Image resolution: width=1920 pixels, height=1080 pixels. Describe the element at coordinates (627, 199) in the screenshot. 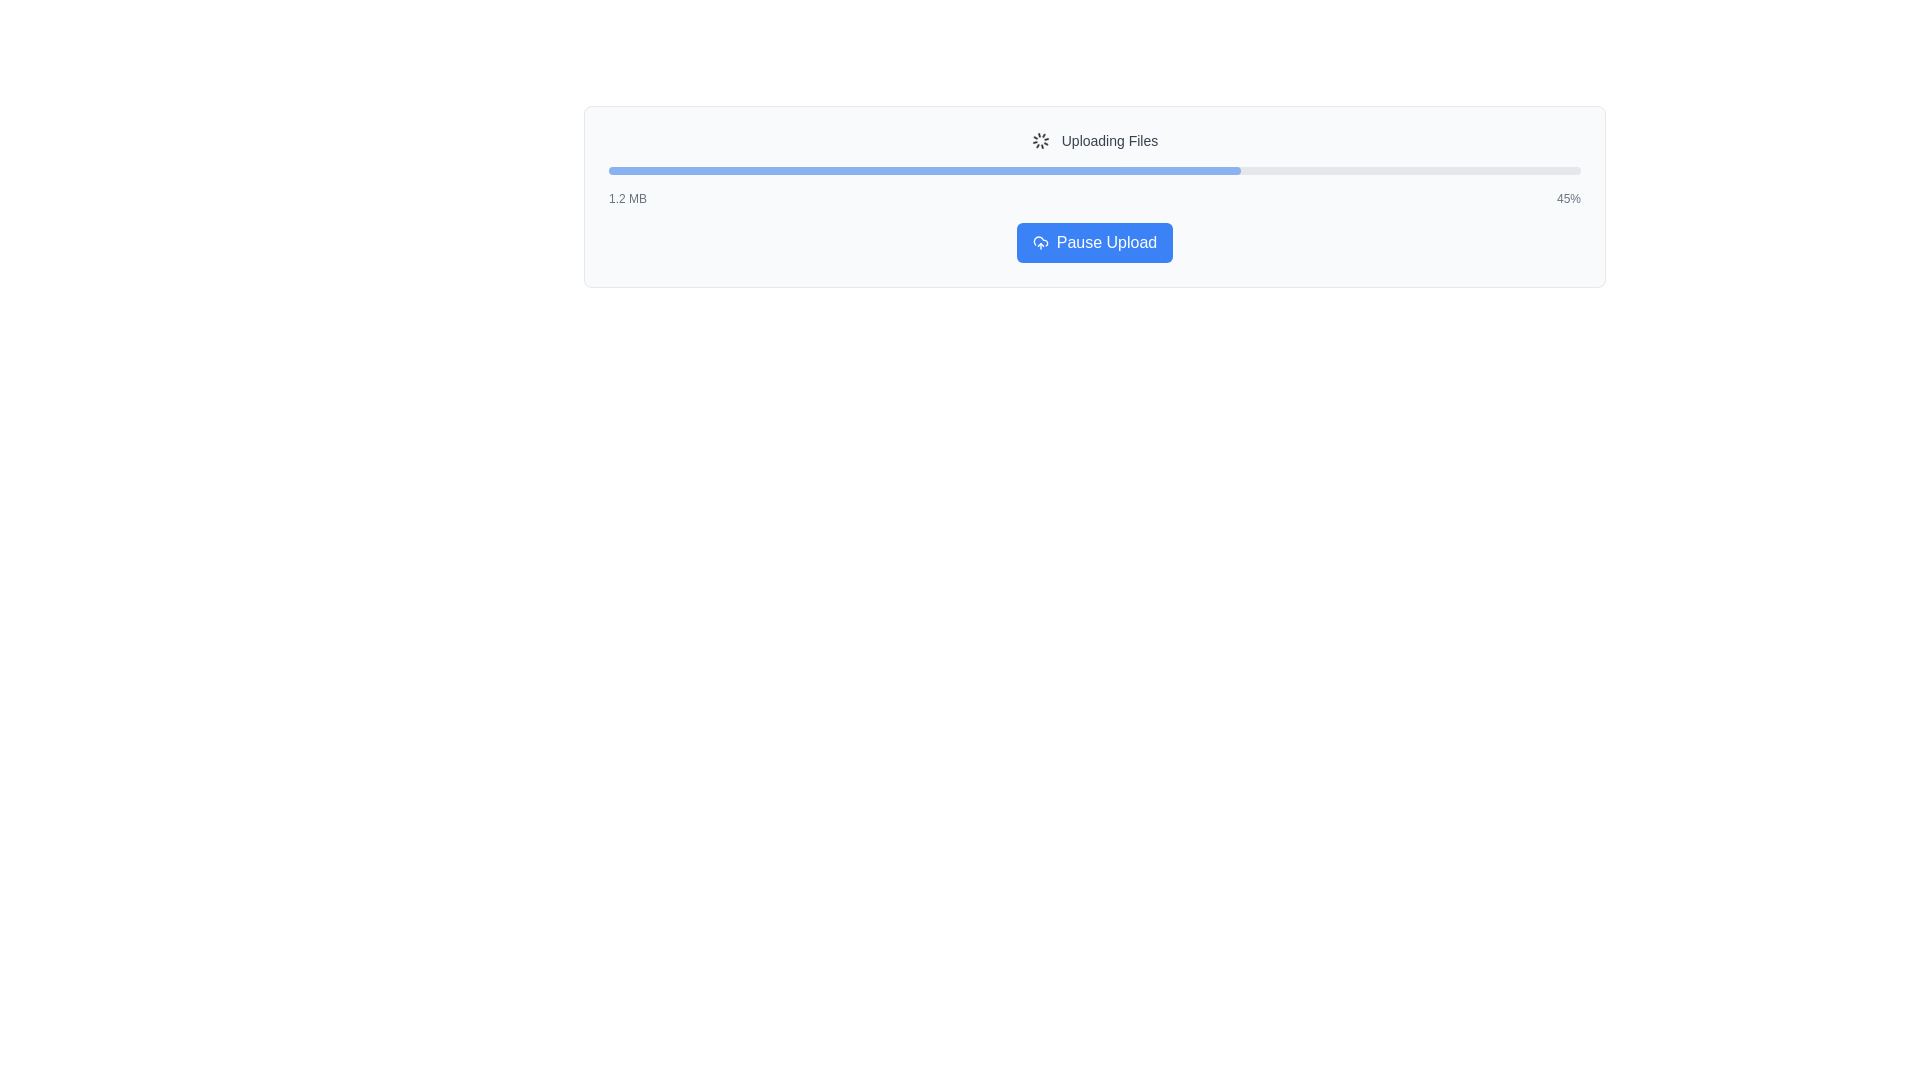

I see `the Text Label that informs users about the file's size during the upload process, located to the left of the file upload status bar` at that location.